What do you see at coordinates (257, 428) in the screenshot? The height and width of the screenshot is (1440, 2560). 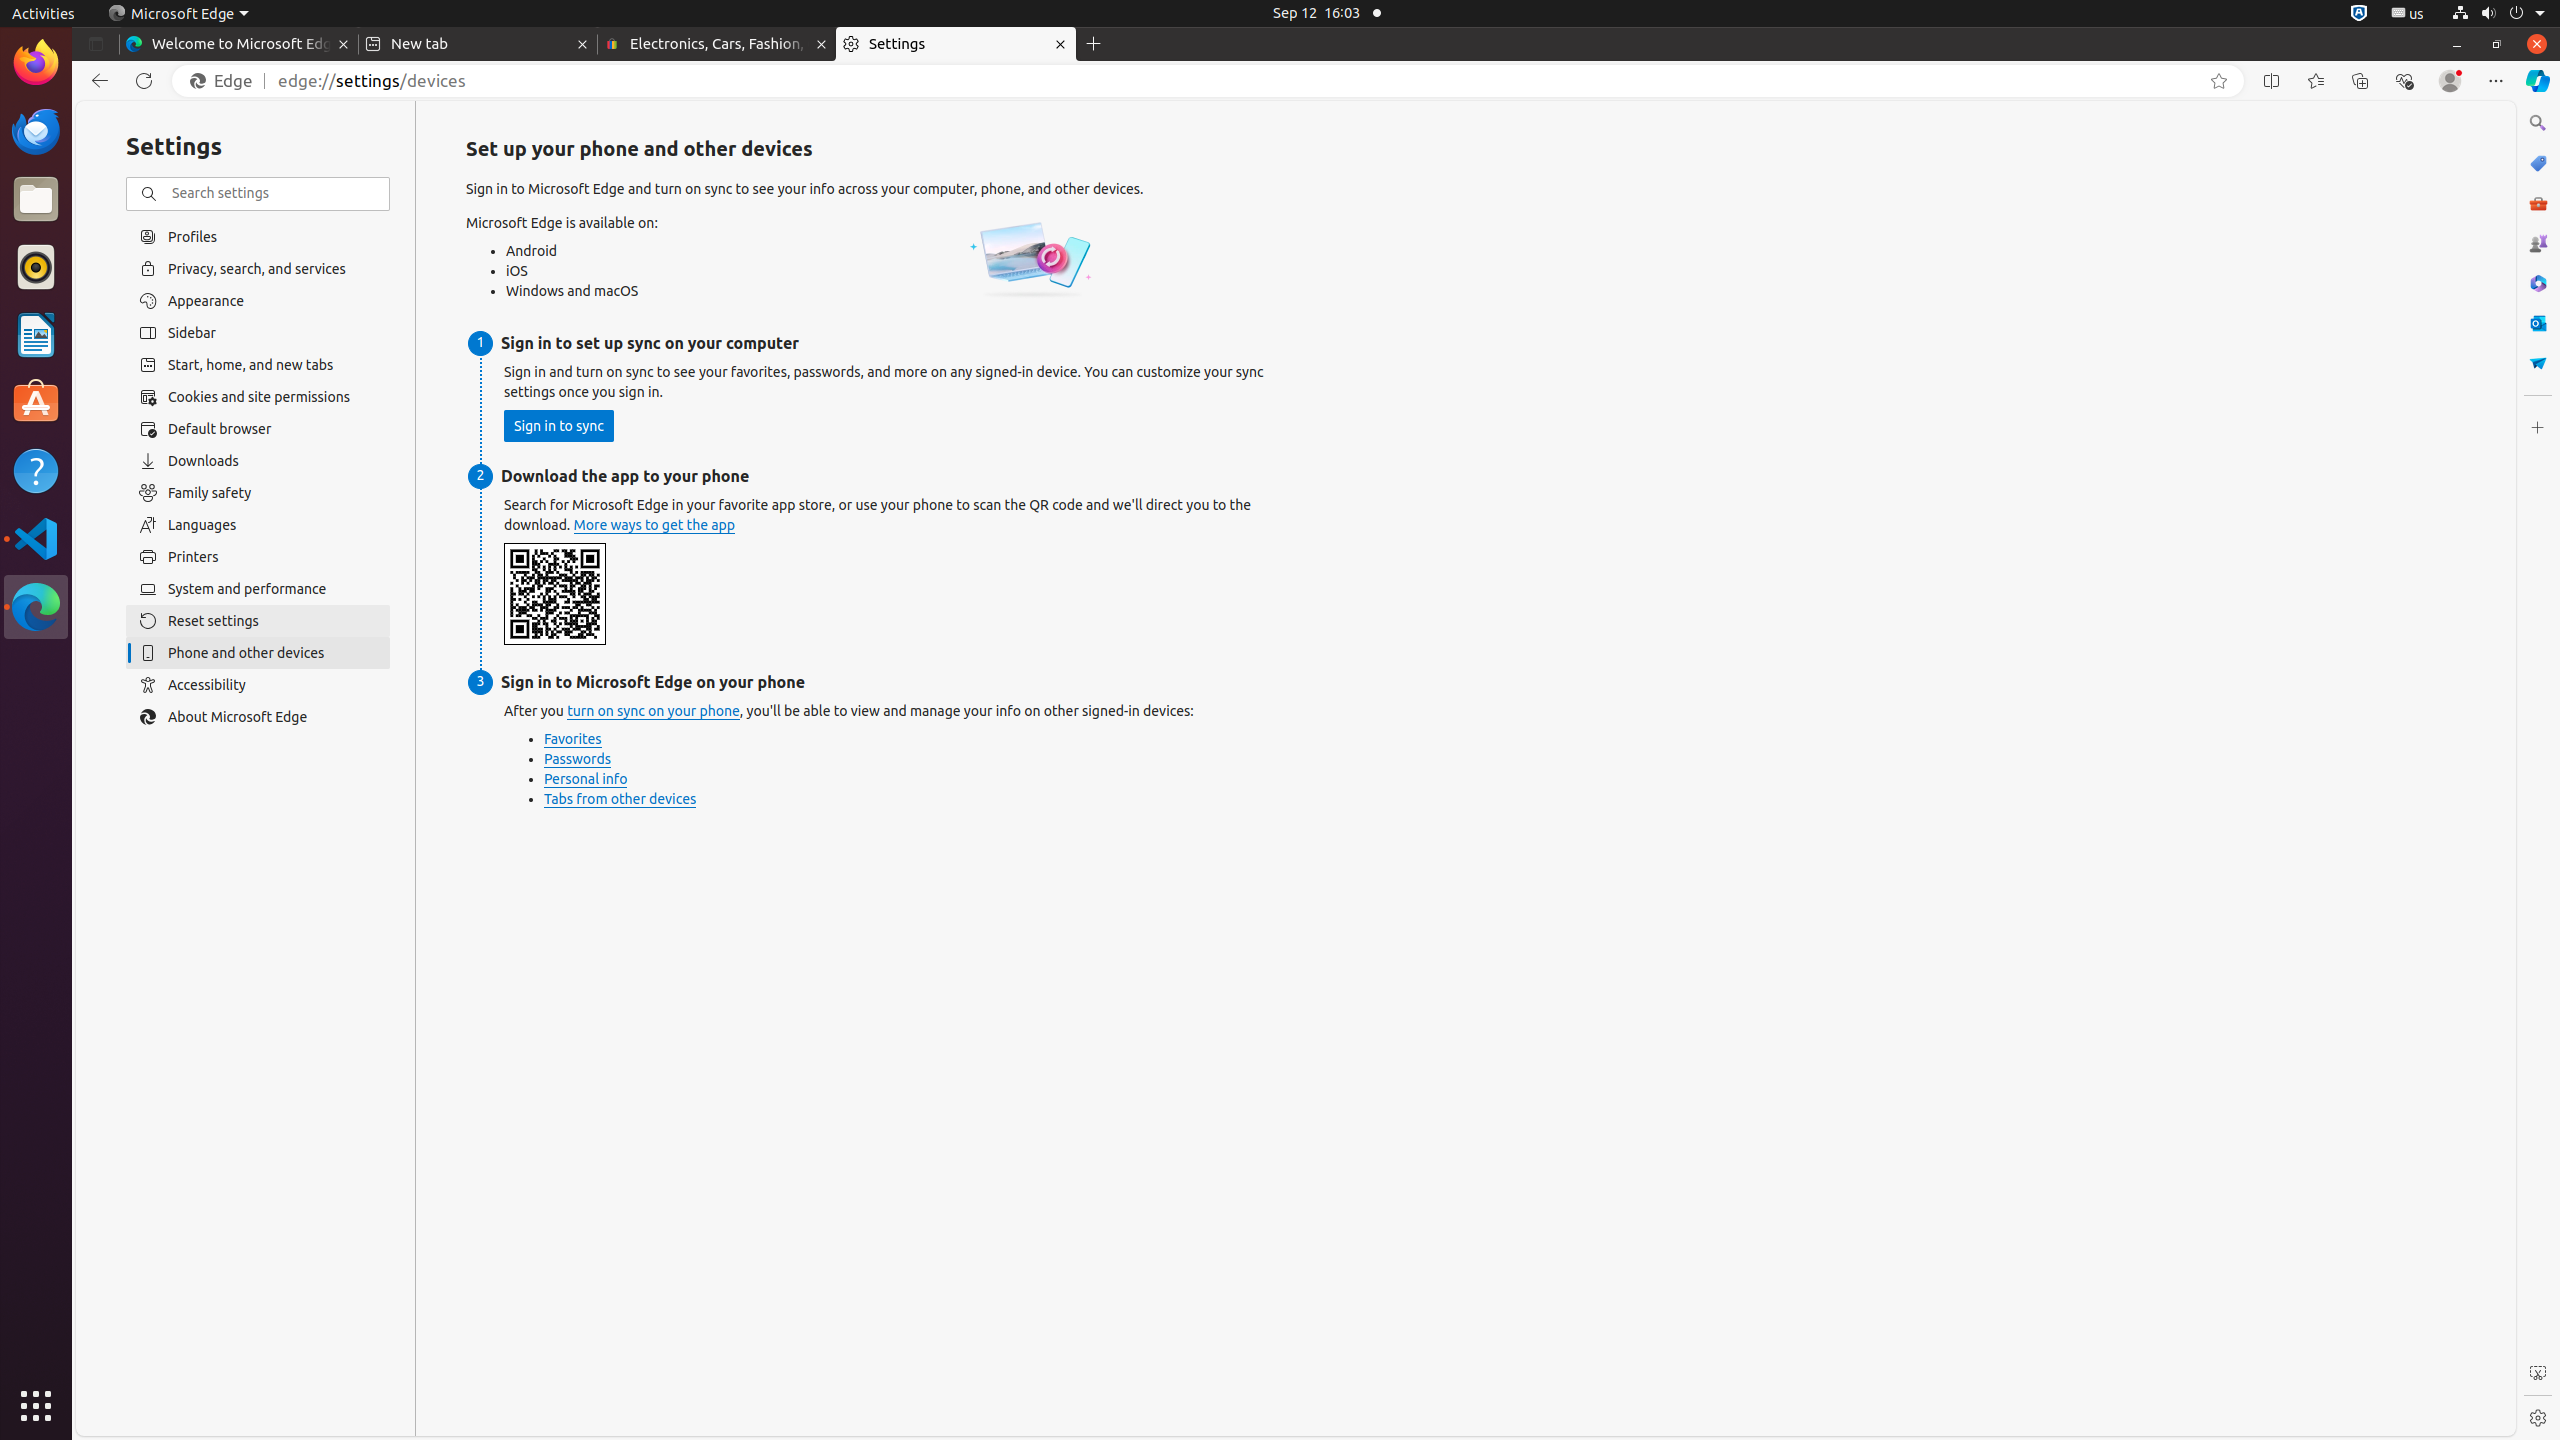 I see `'Default browser'` at bounding box center [257, 428].